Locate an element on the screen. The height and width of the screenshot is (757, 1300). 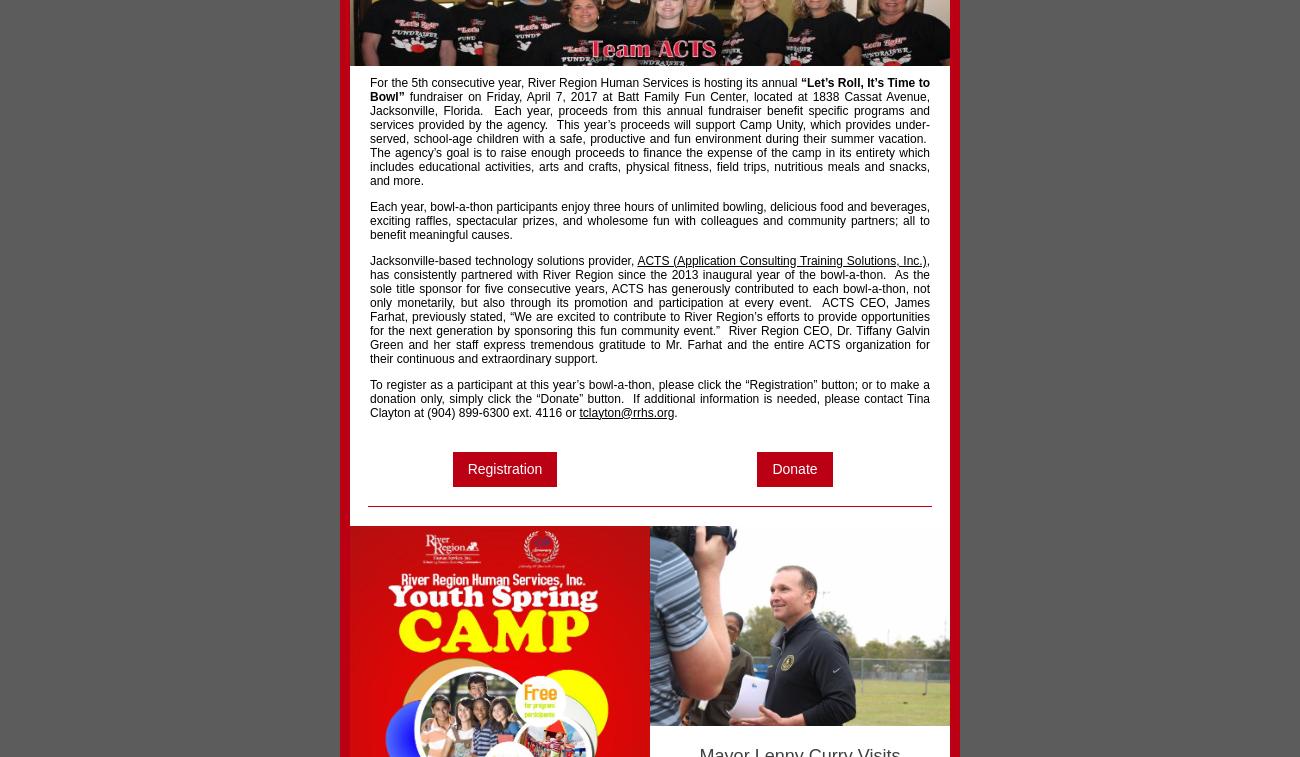
'Jacksonville-based technology solutions provider,' is located at coordinates (503, 259).